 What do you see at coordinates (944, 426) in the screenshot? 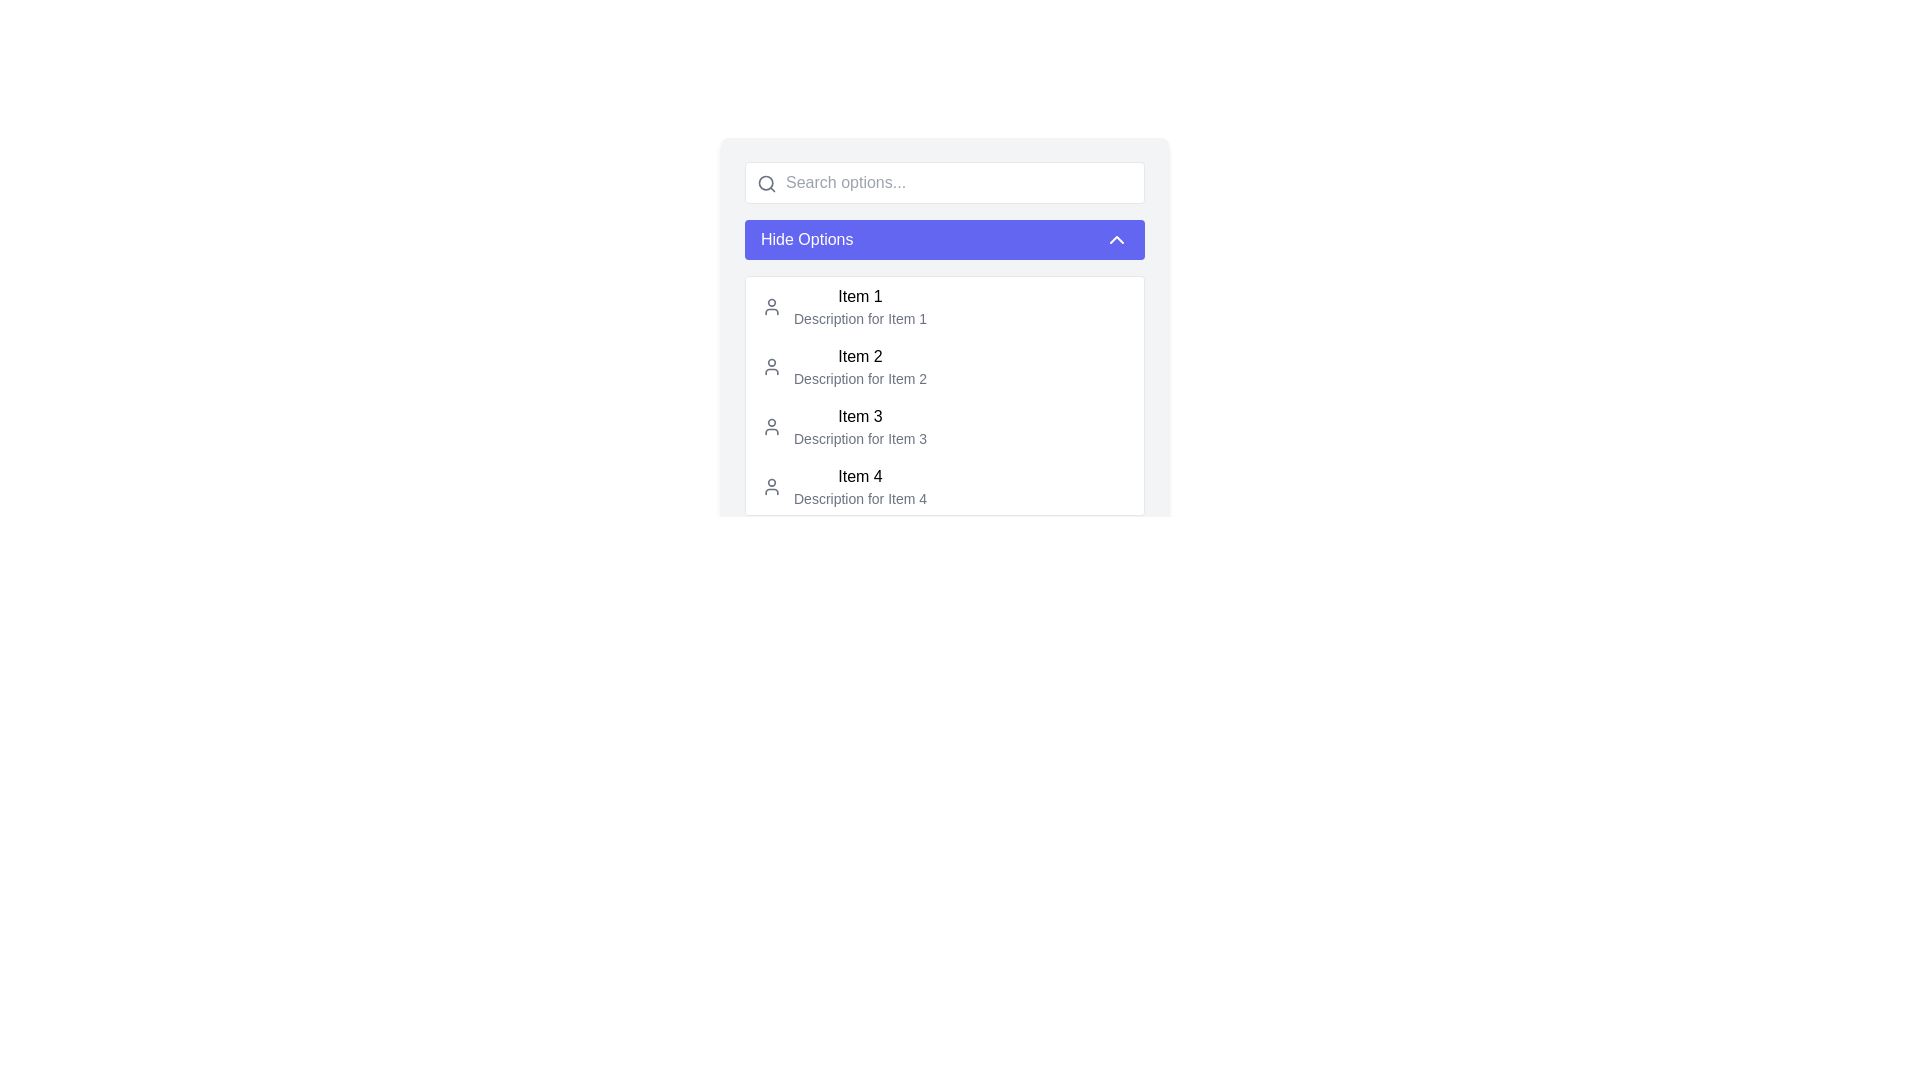
I see `the list item displaying 'Item 3' with a bold title and its description below` at bounding box center [944, 426].